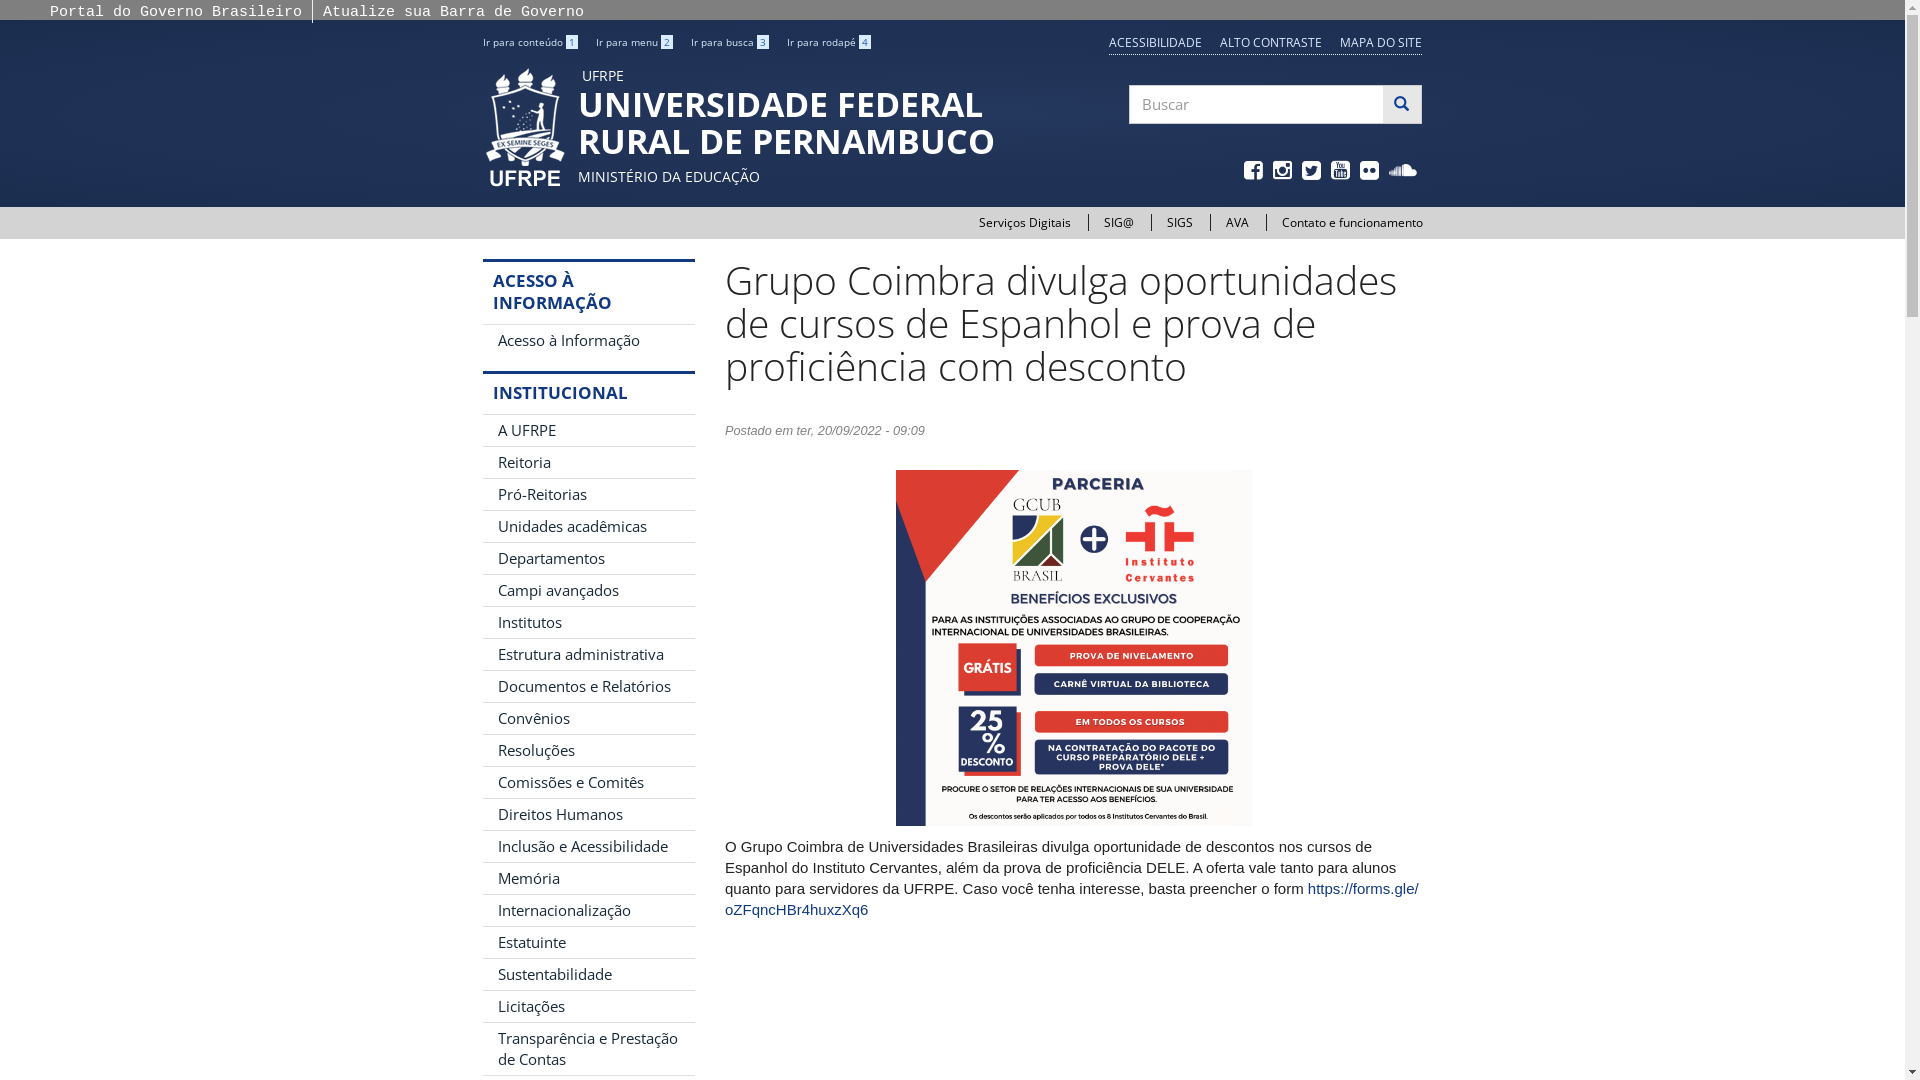 Image resolution: width=1920 pixels, height=1080 pixels. Describe the element at coordinates (1404, 171) in the screenshot. I see `' '` at that location.